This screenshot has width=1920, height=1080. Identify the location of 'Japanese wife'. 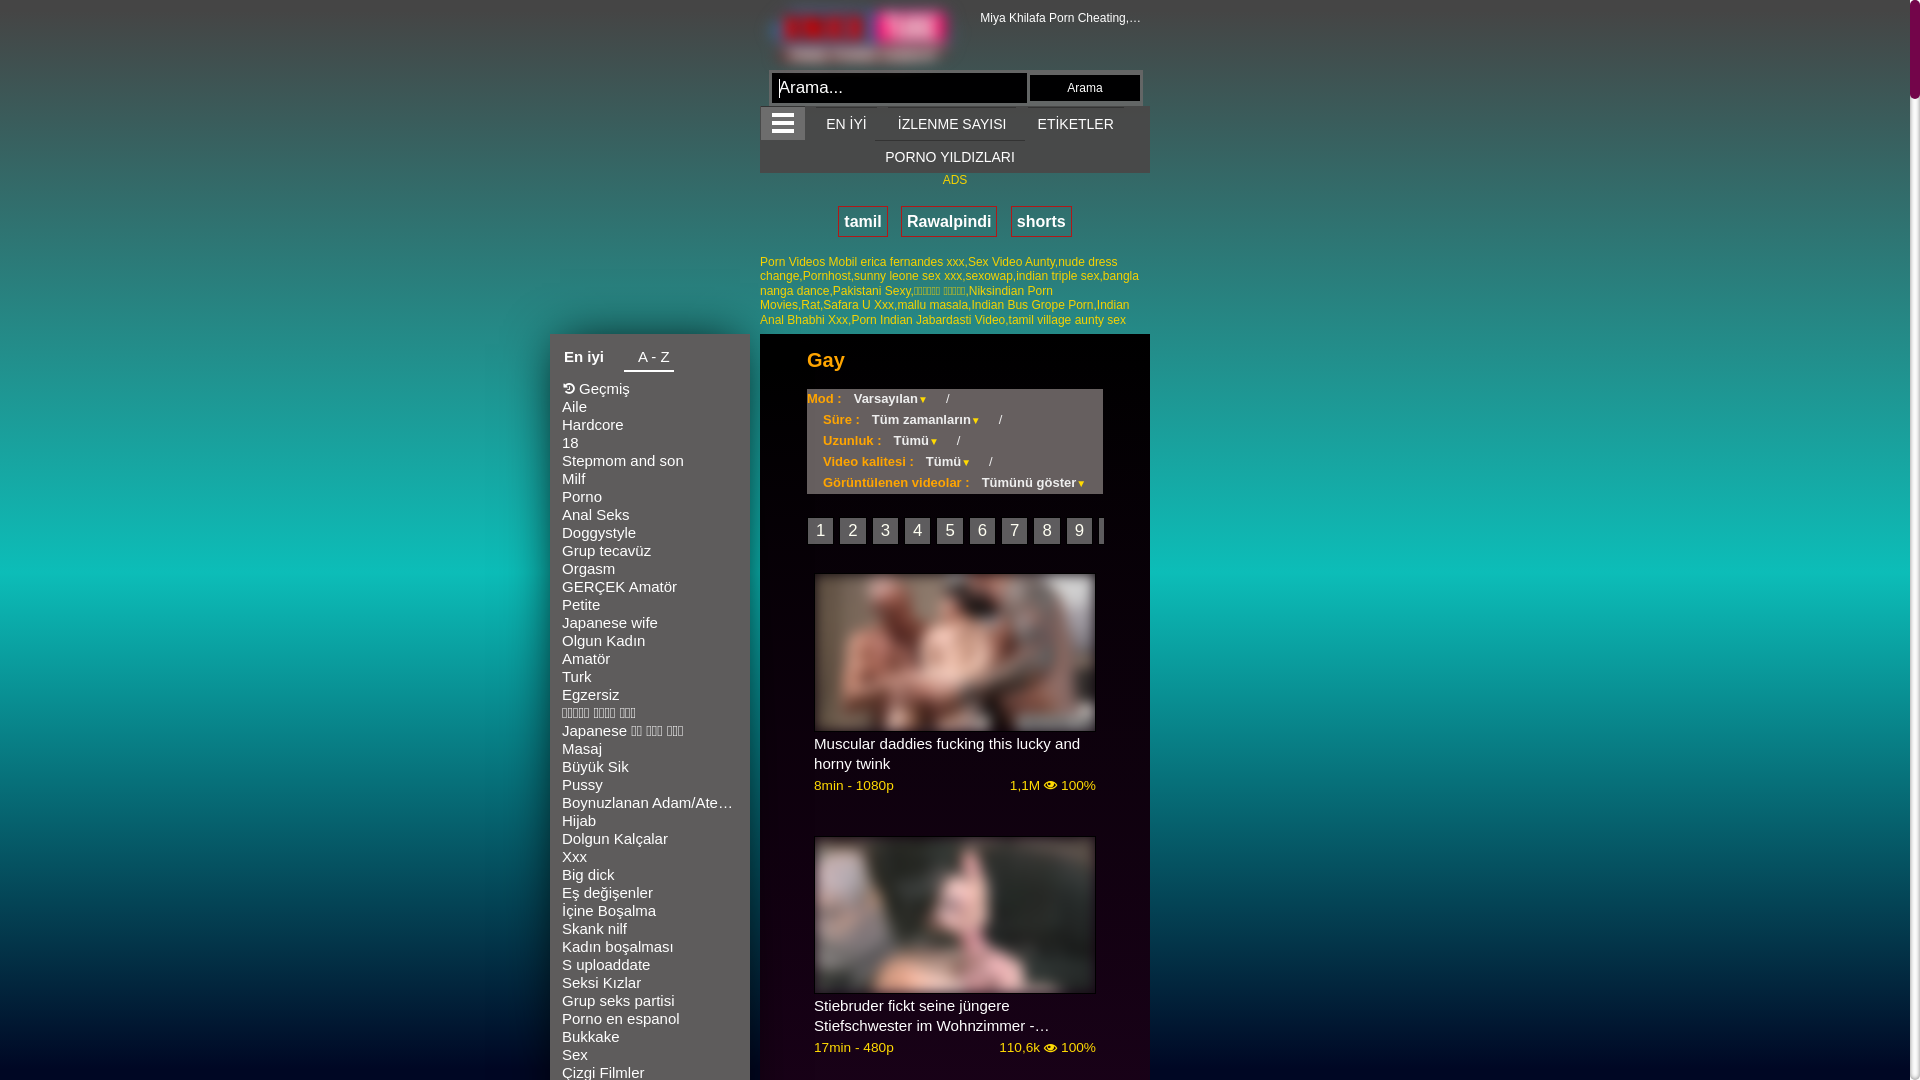
(649, 622).